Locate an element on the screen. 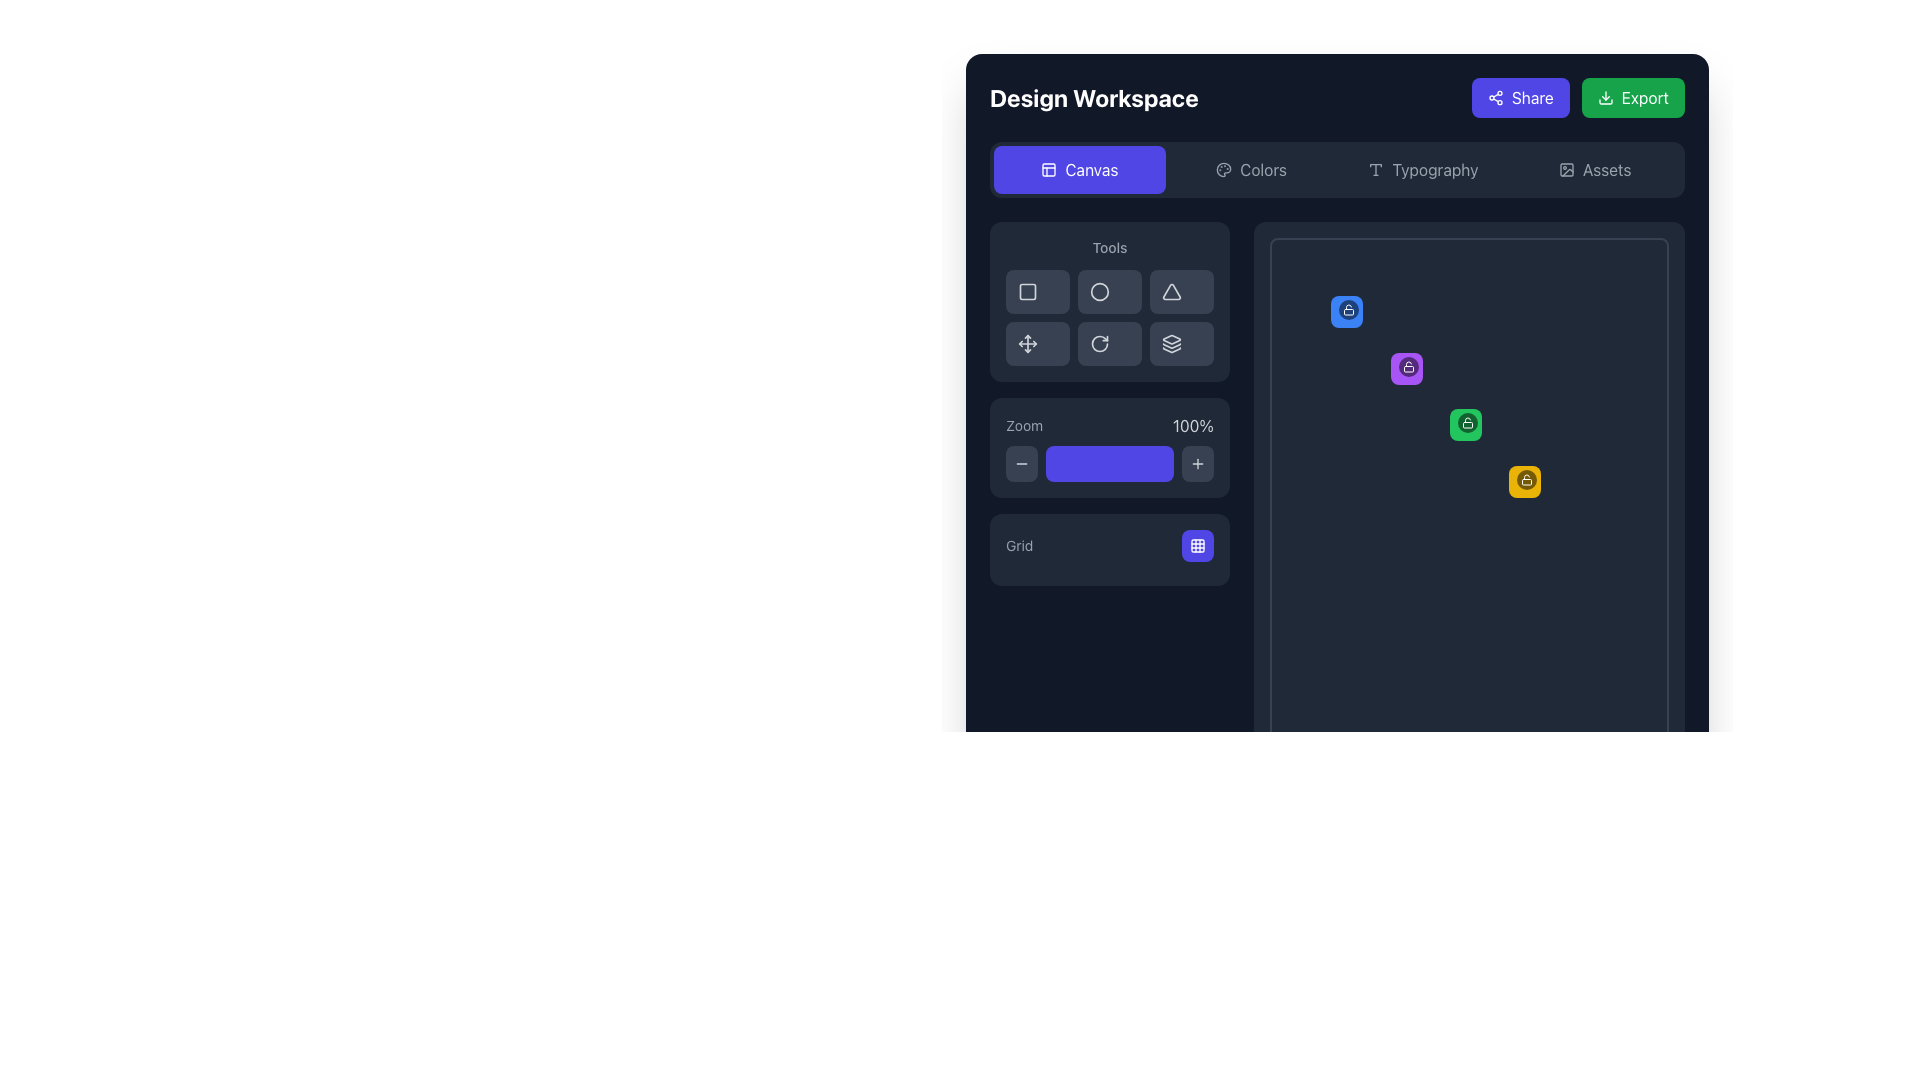 This screenshot has width=1920, height=1080. the 'Colors' label in the top navigation bar is located at coordinates (1262, 168).